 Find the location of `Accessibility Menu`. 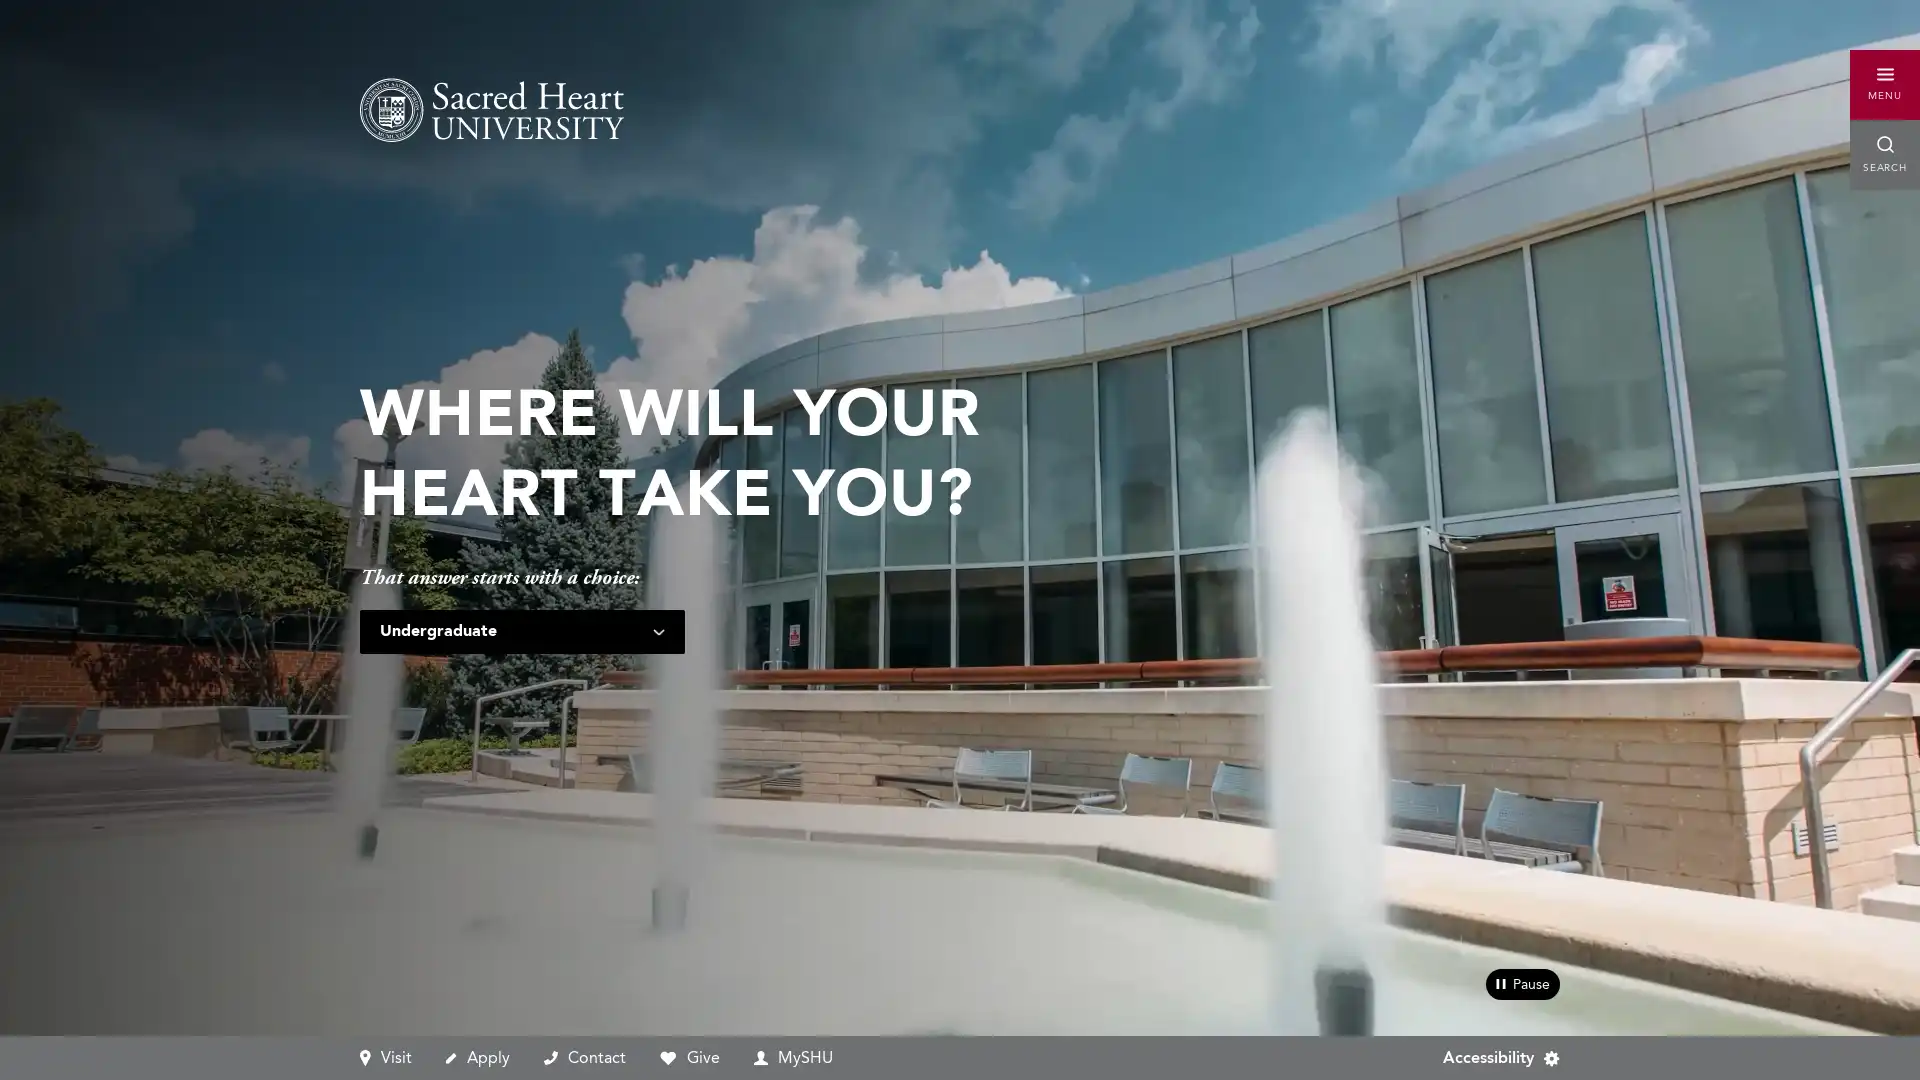

Accessibility Menu is located at coordinates (1492, 71).